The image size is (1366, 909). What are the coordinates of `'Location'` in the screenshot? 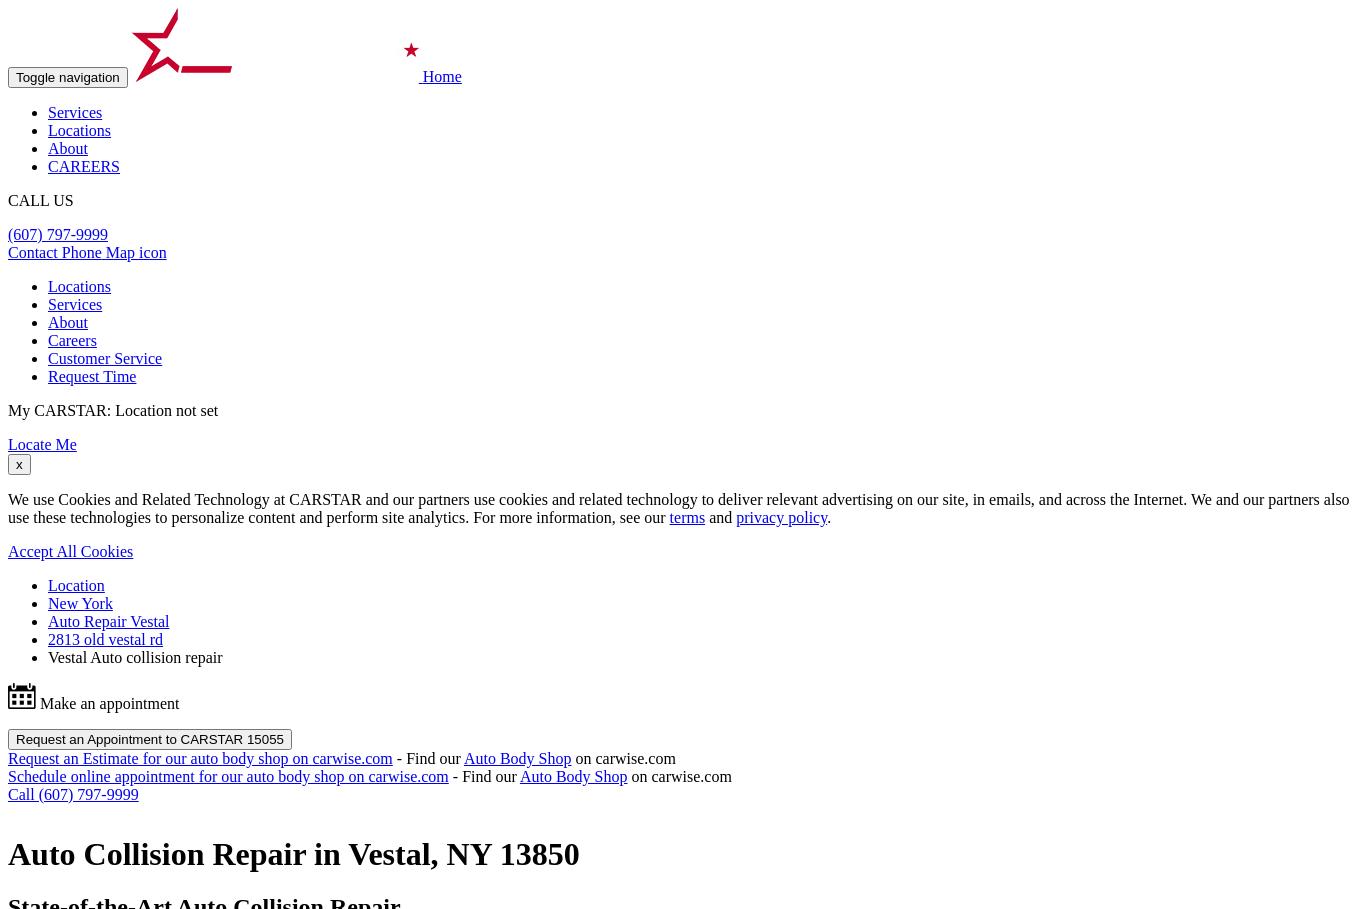 It's located at (47, 584).